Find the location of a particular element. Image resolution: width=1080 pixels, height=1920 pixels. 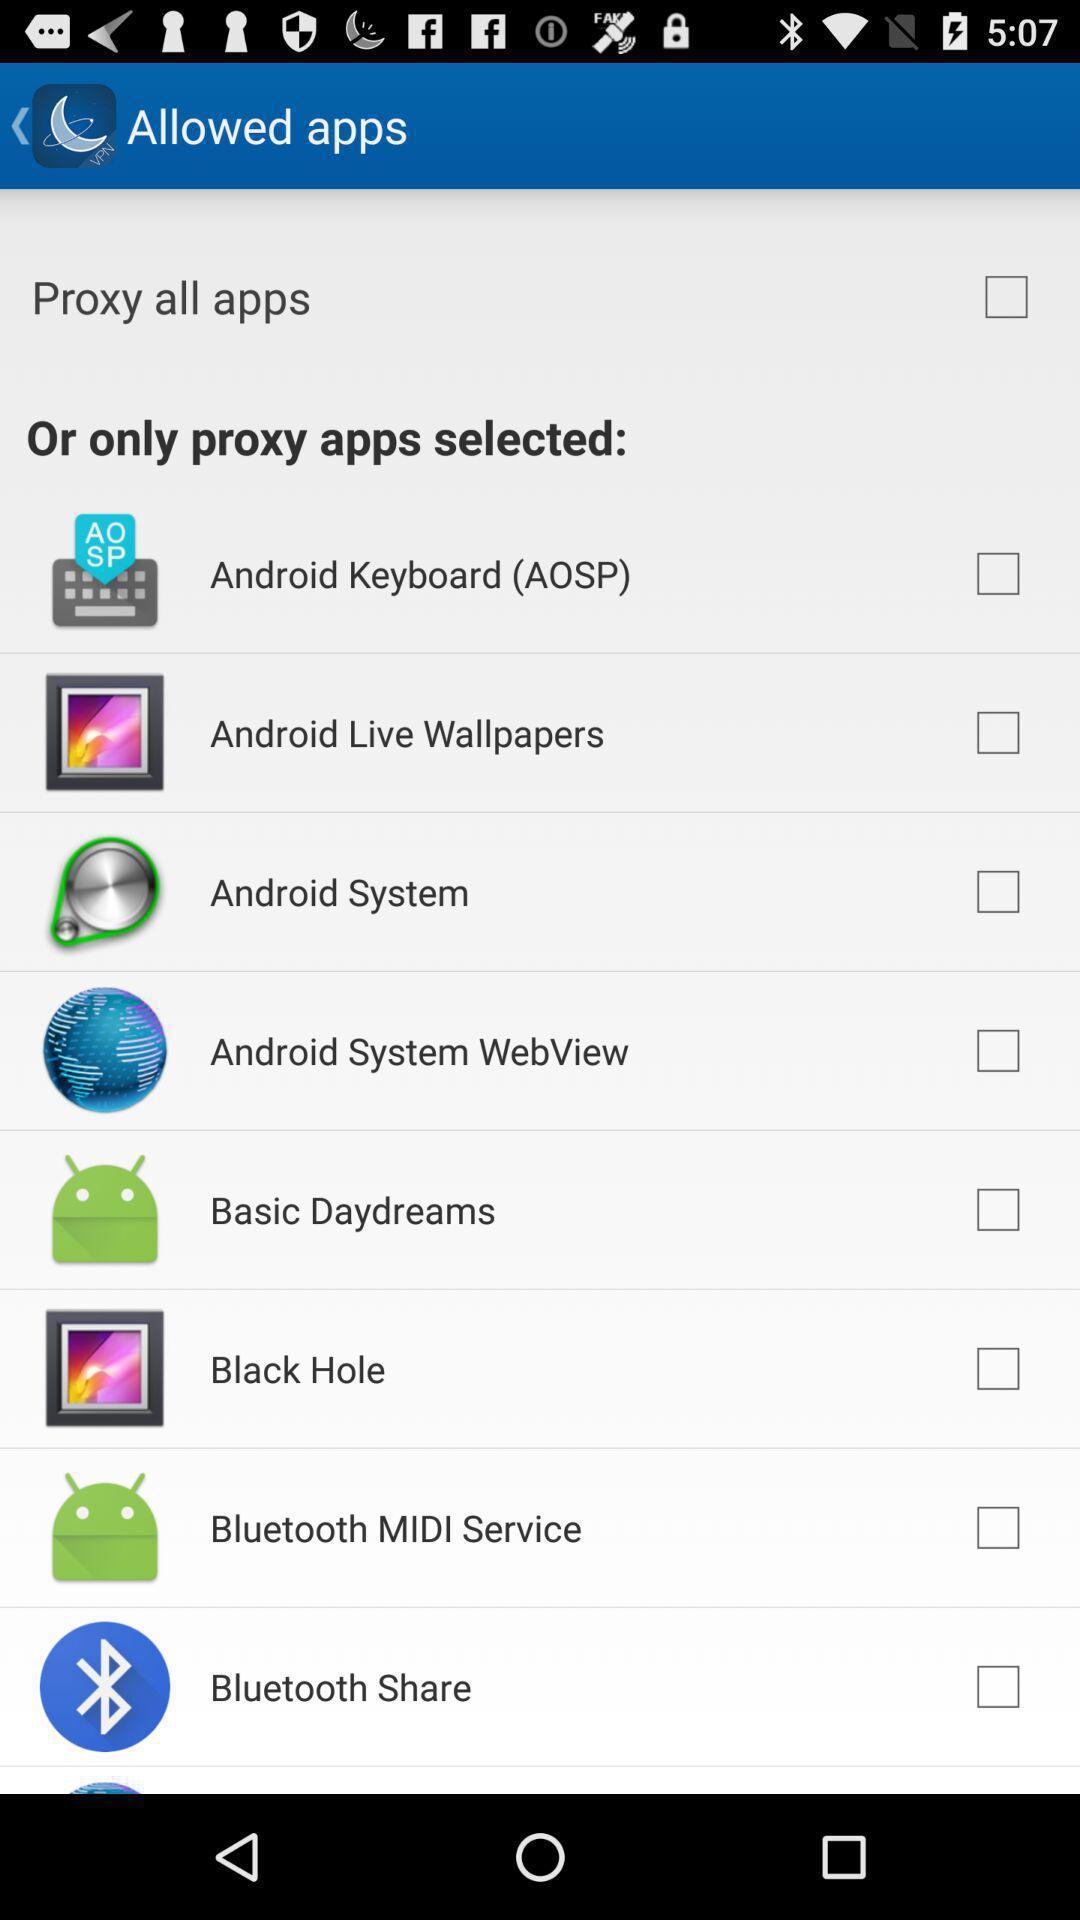

the item next to proxy all apps app is located at coordinates (1006, 296).